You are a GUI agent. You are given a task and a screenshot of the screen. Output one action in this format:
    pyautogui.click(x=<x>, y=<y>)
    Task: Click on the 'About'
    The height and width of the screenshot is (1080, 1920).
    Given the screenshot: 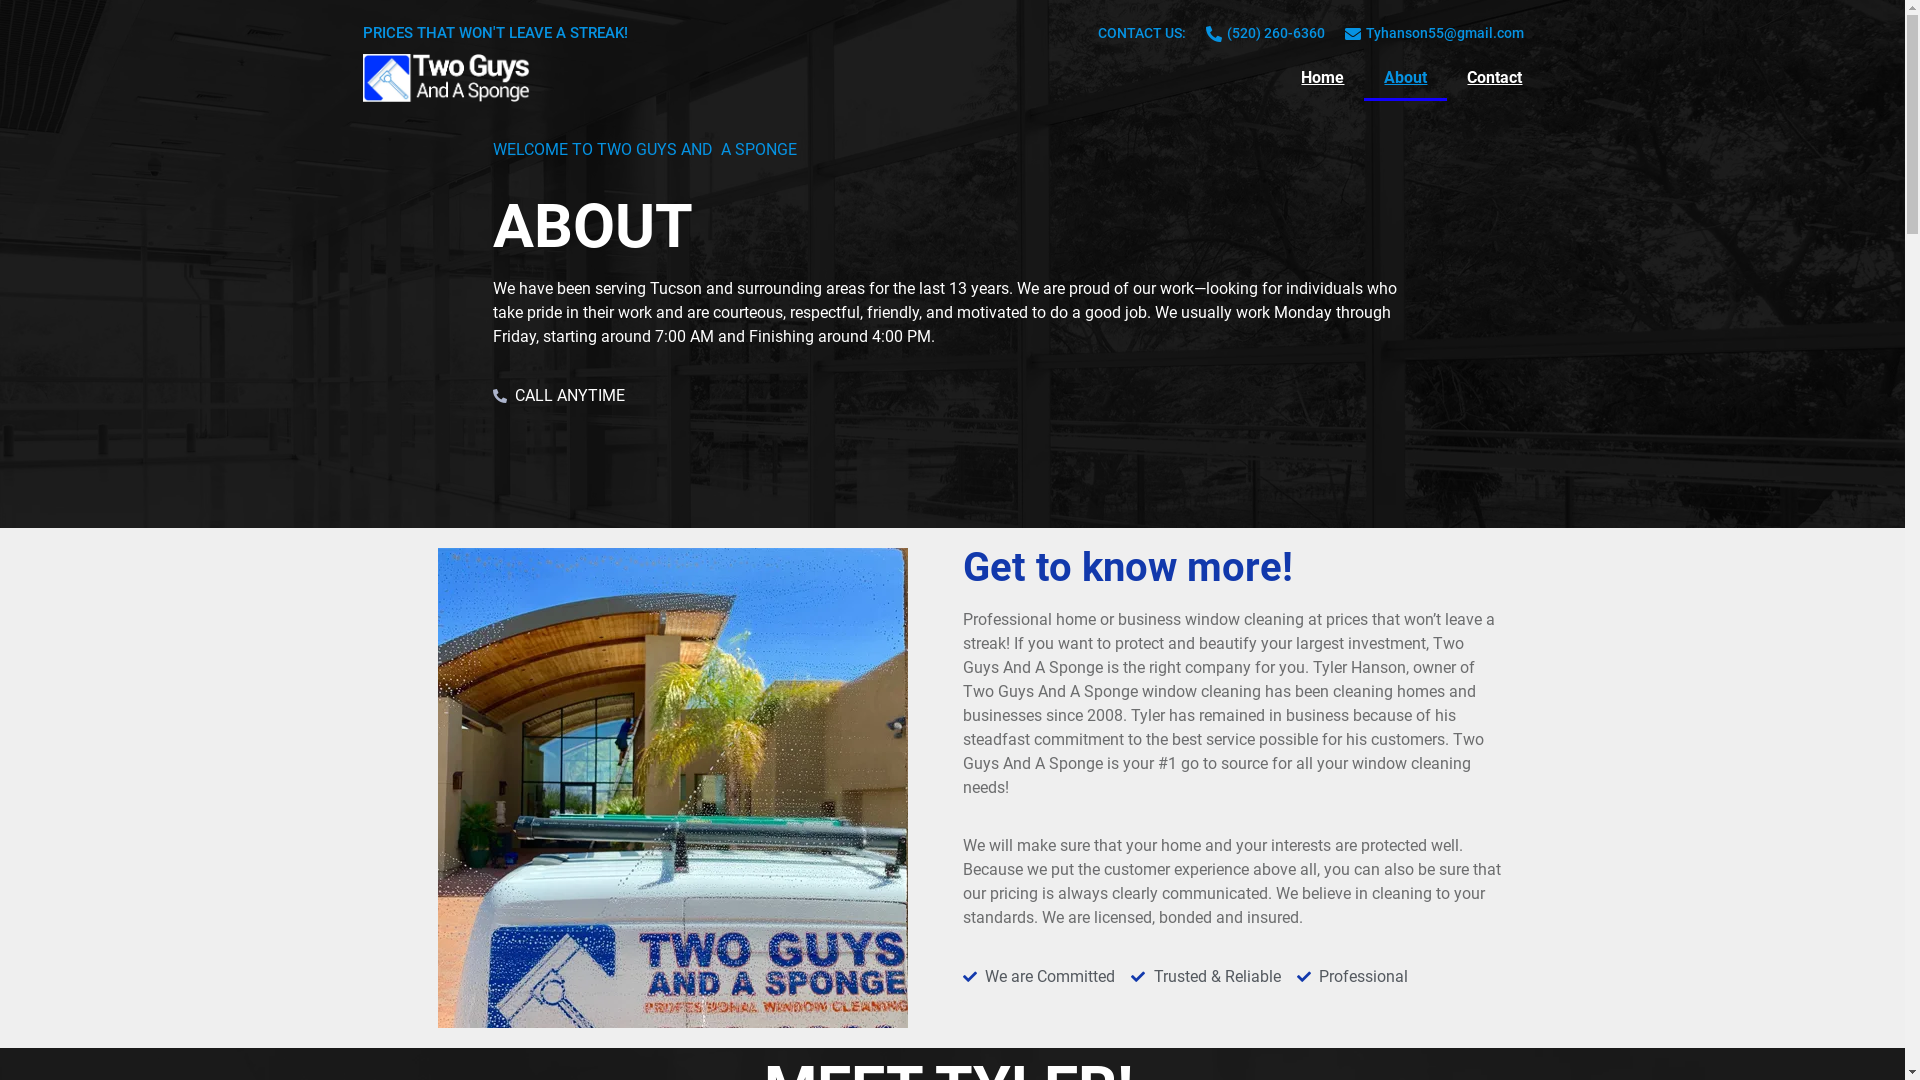 What is the action you would take?
    pyautogui.click(x=1404, y=76)
    